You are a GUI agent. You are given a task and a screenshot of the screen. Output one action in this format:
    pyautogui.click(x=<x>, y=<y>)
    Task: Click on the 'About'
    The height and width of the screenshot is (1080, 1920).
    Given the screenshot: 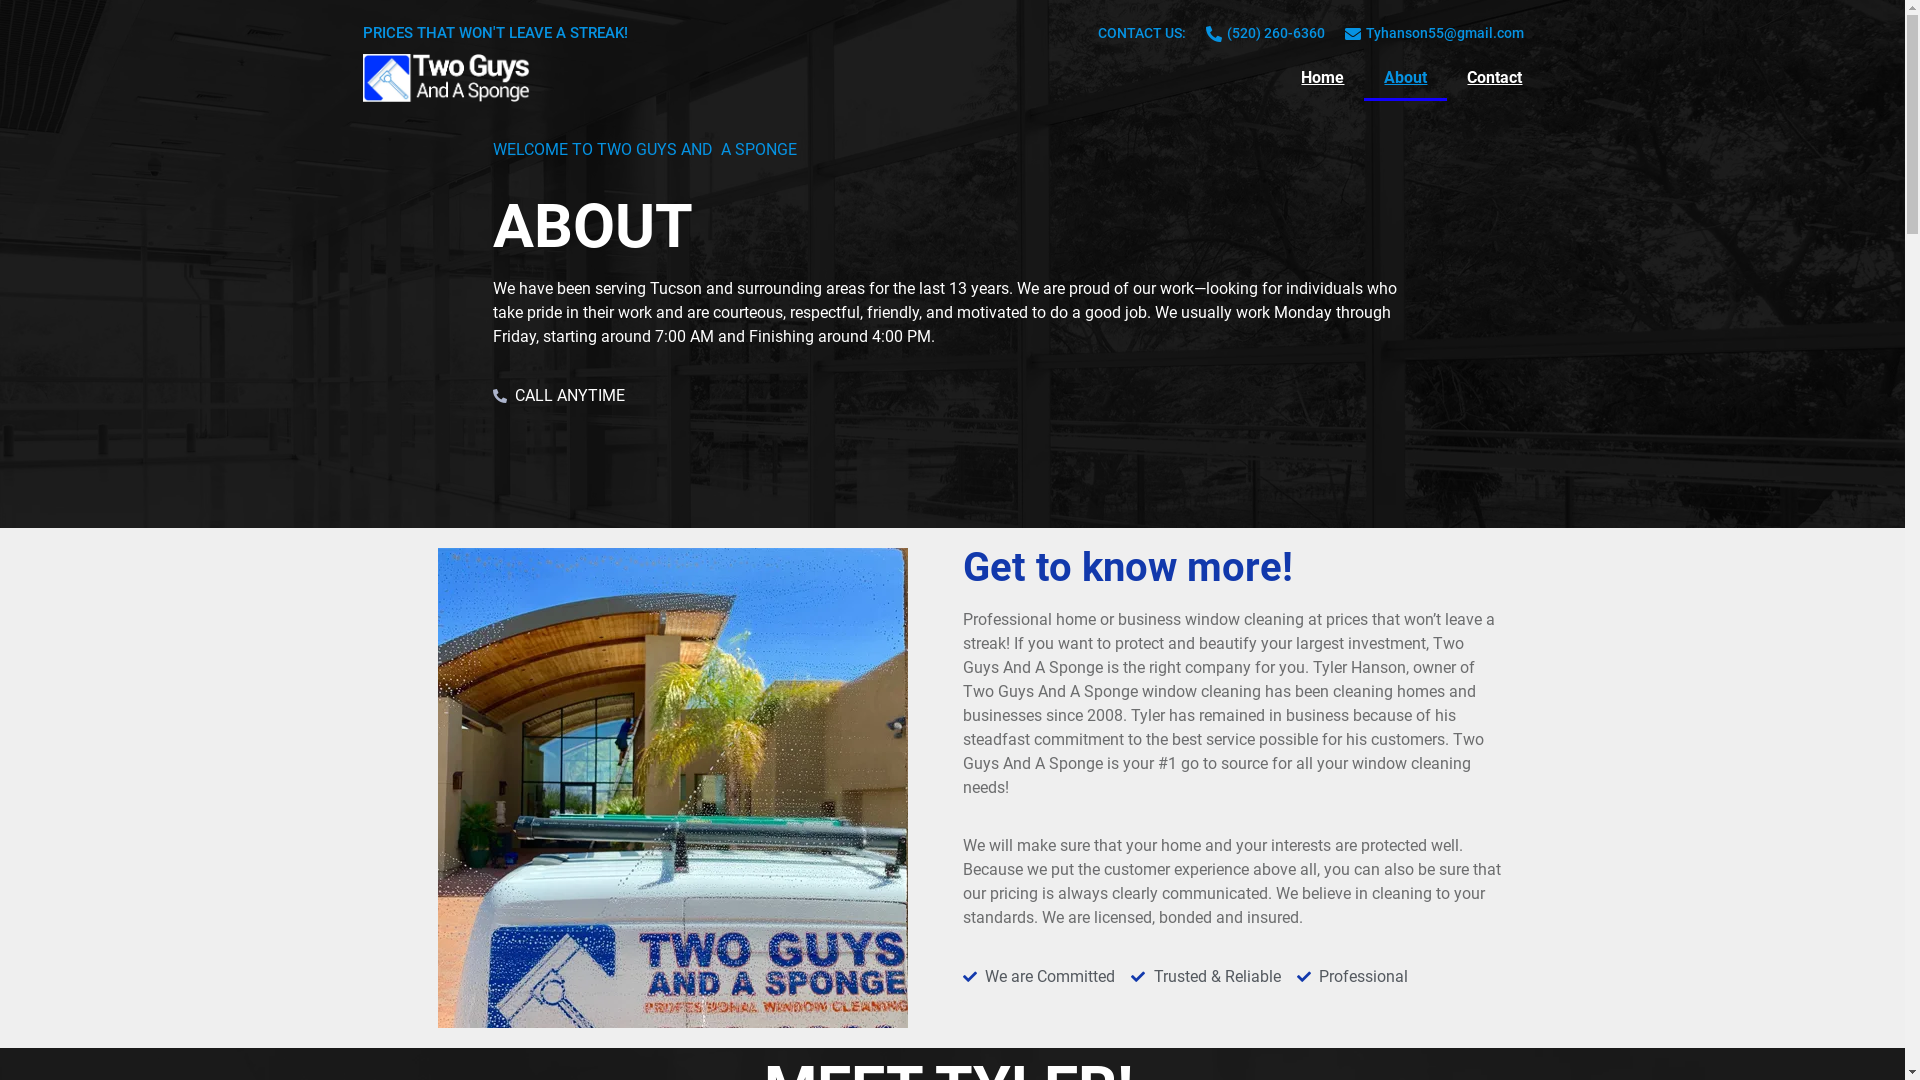 What is the action you would take?
    pyautogui.click(x=1404, y=76)
    